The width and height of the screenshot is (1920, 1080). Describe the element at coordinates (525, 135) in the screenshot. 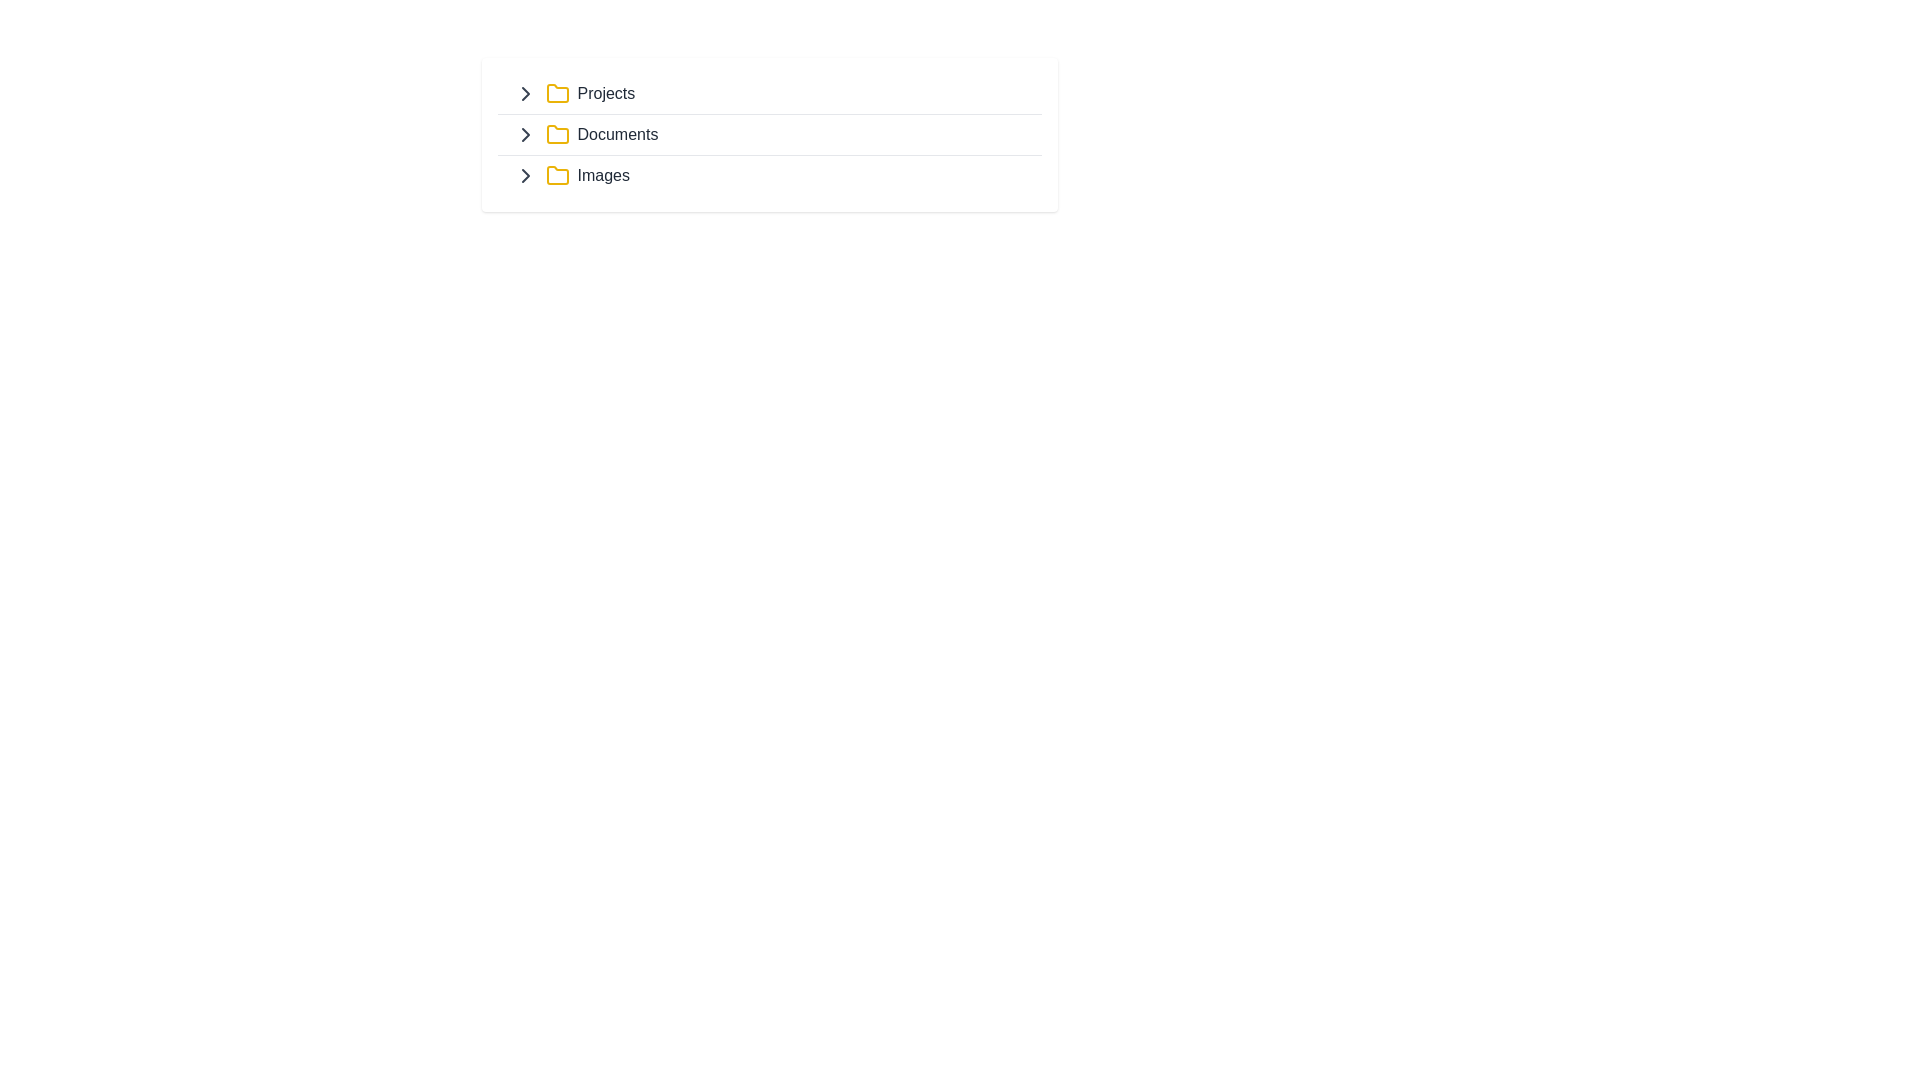

I see `the rightward-pointing chevron icon preceding the 'Documents' label for a visual effect` at that location.